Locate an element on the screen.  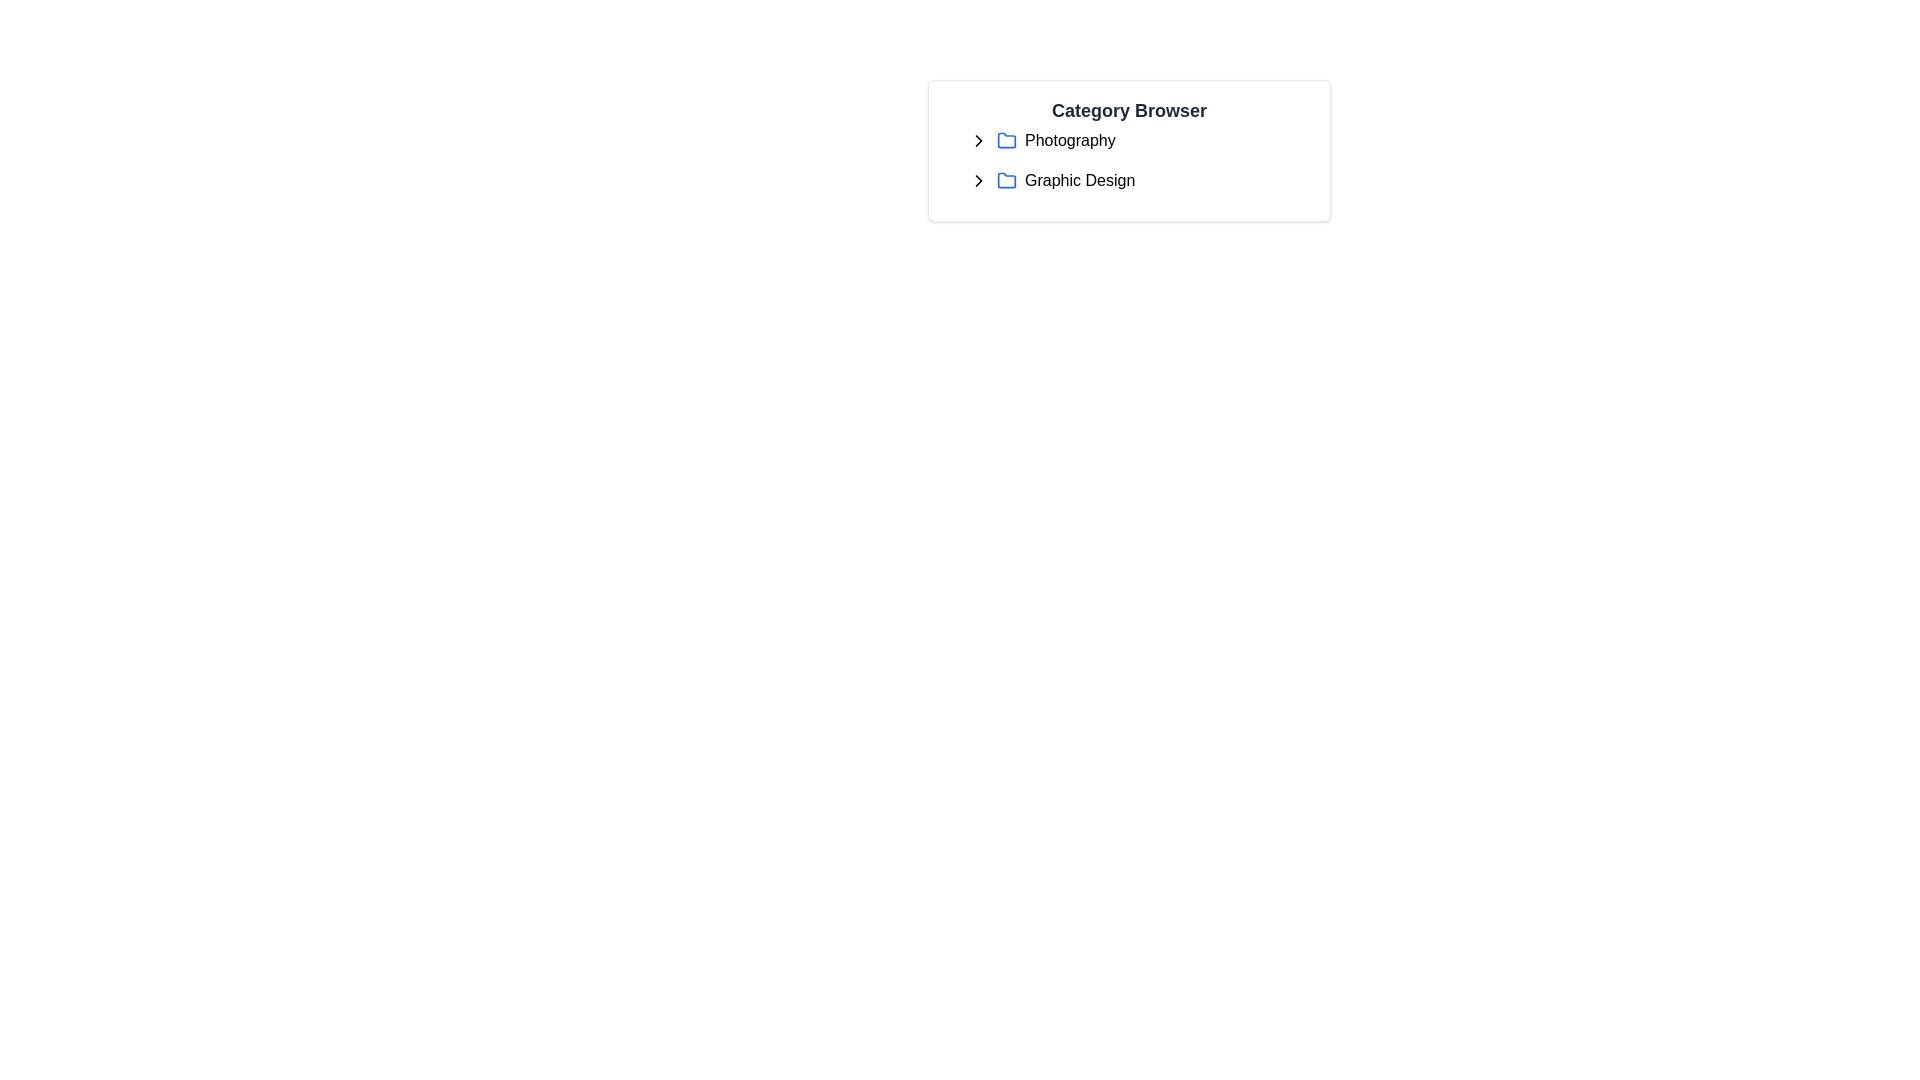
the folder icon with a blue outline located to the left of the 'Photography' text in the 'Category Browser' list is located at coordinates (1007, 140).